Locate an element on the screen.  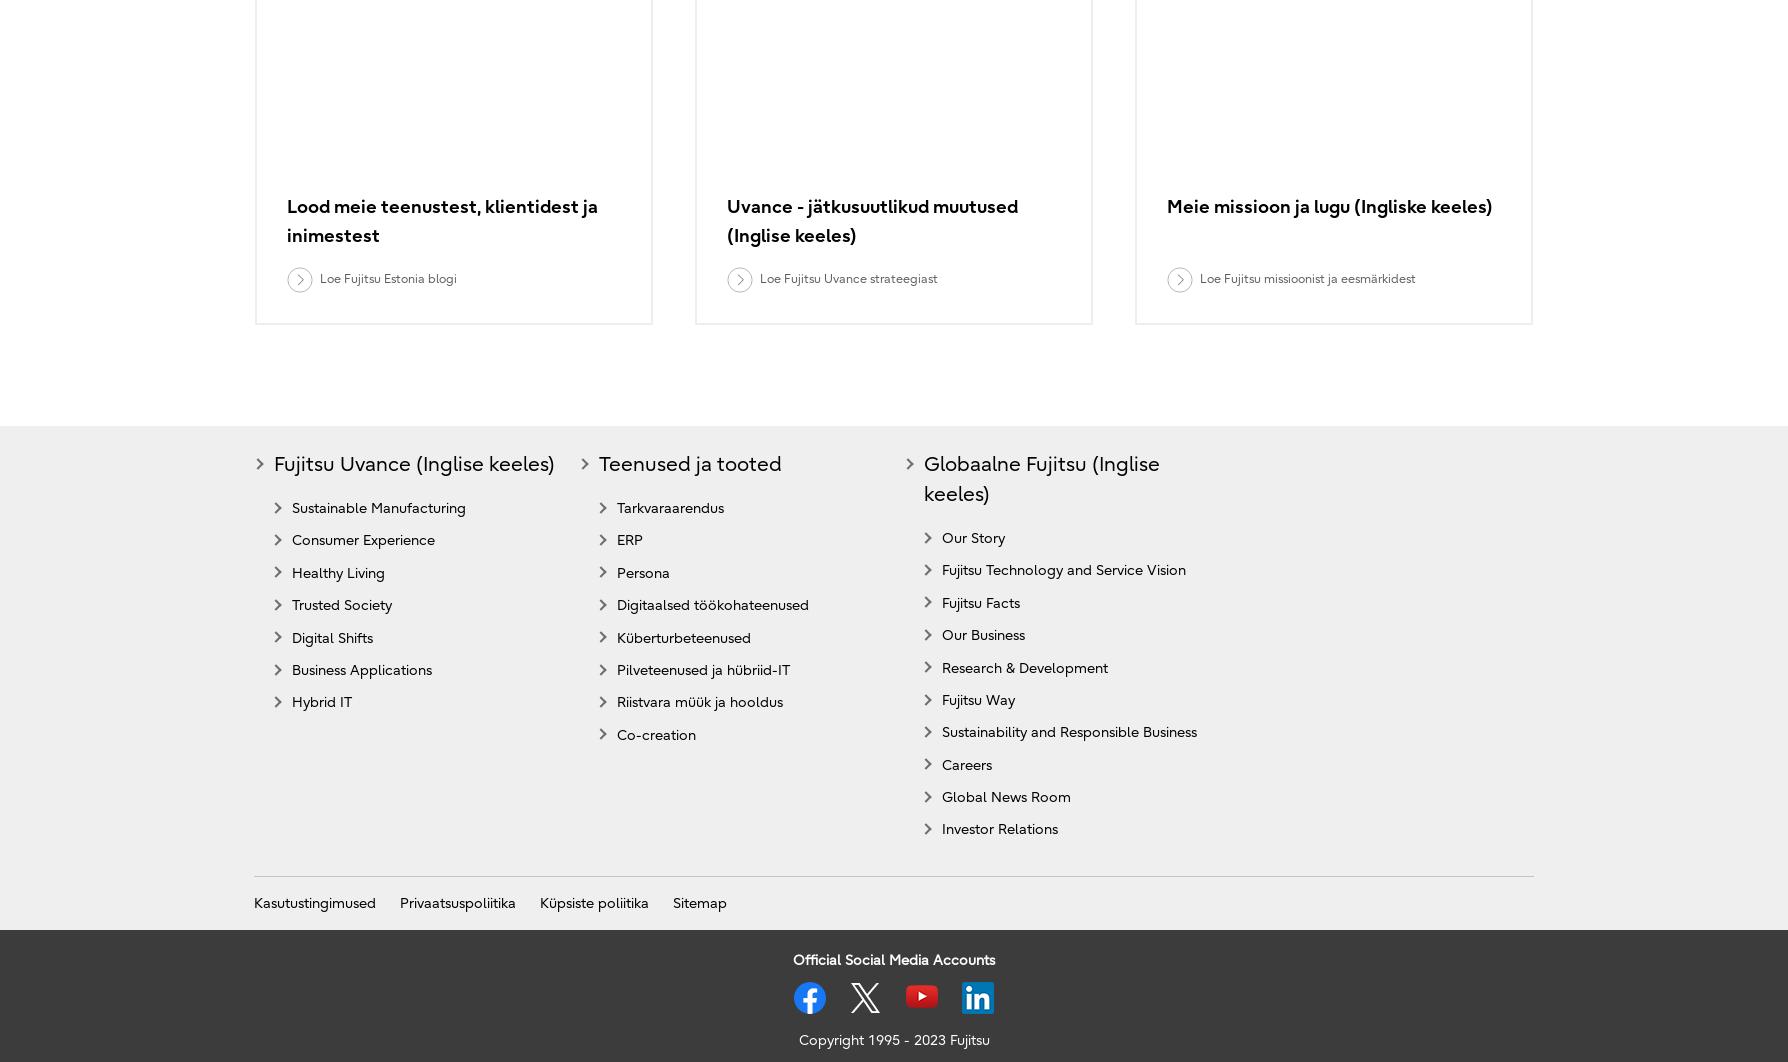
'Loe Fujitsu Estonia blogi' is located at coordinates (386, 277).